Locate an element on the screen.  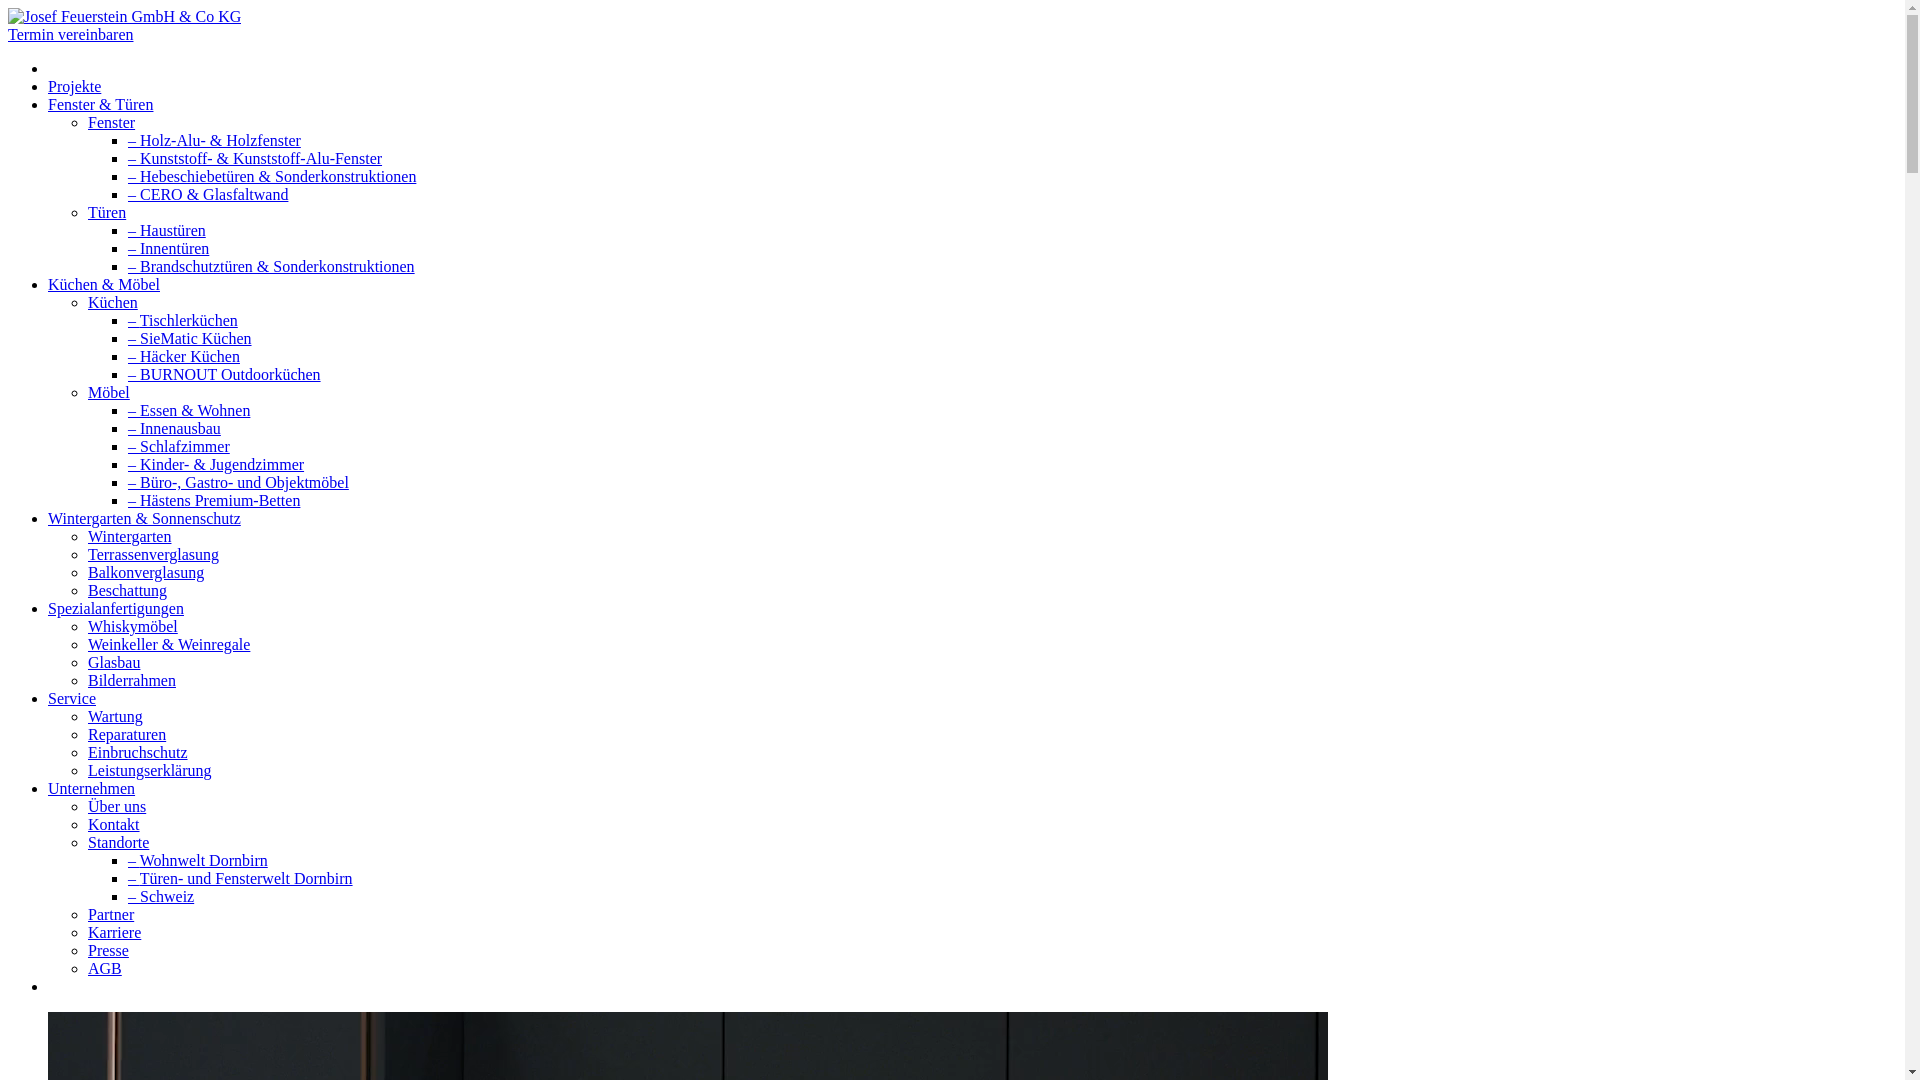
'Wintergarten' is located at coordinates (86, 535).